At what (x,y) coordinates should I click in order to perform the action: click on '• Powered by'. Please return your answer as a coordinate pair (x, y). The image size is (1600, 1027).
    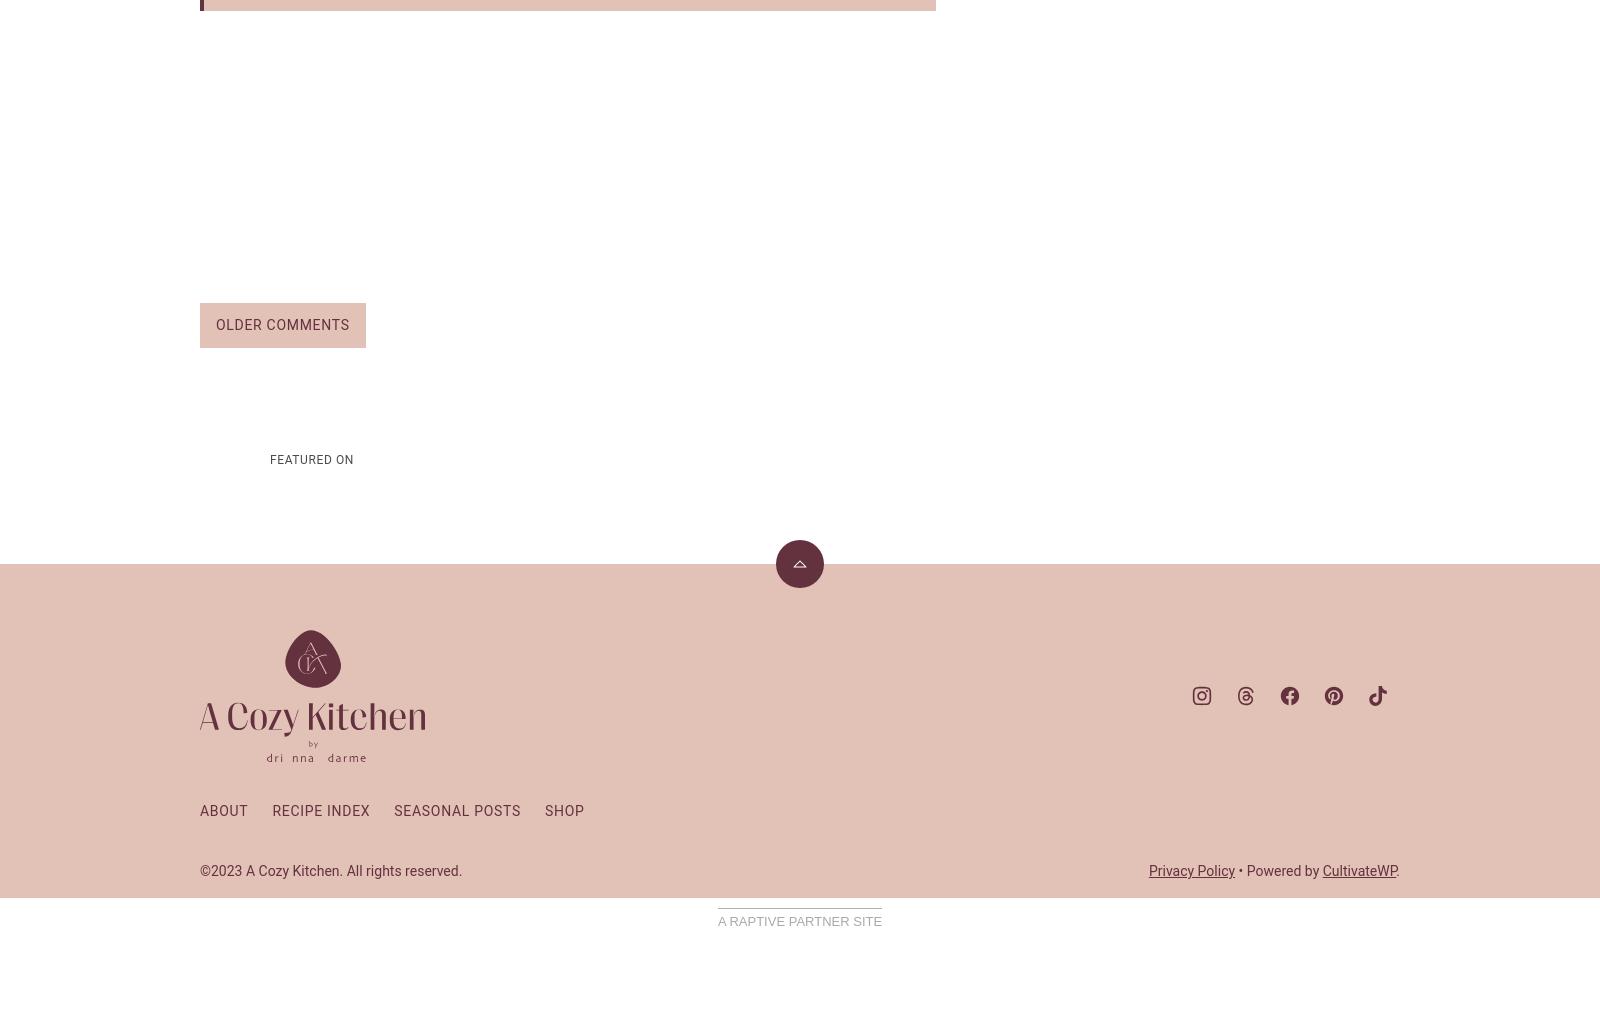
    Looking at the image, I should click on (1277, 868).